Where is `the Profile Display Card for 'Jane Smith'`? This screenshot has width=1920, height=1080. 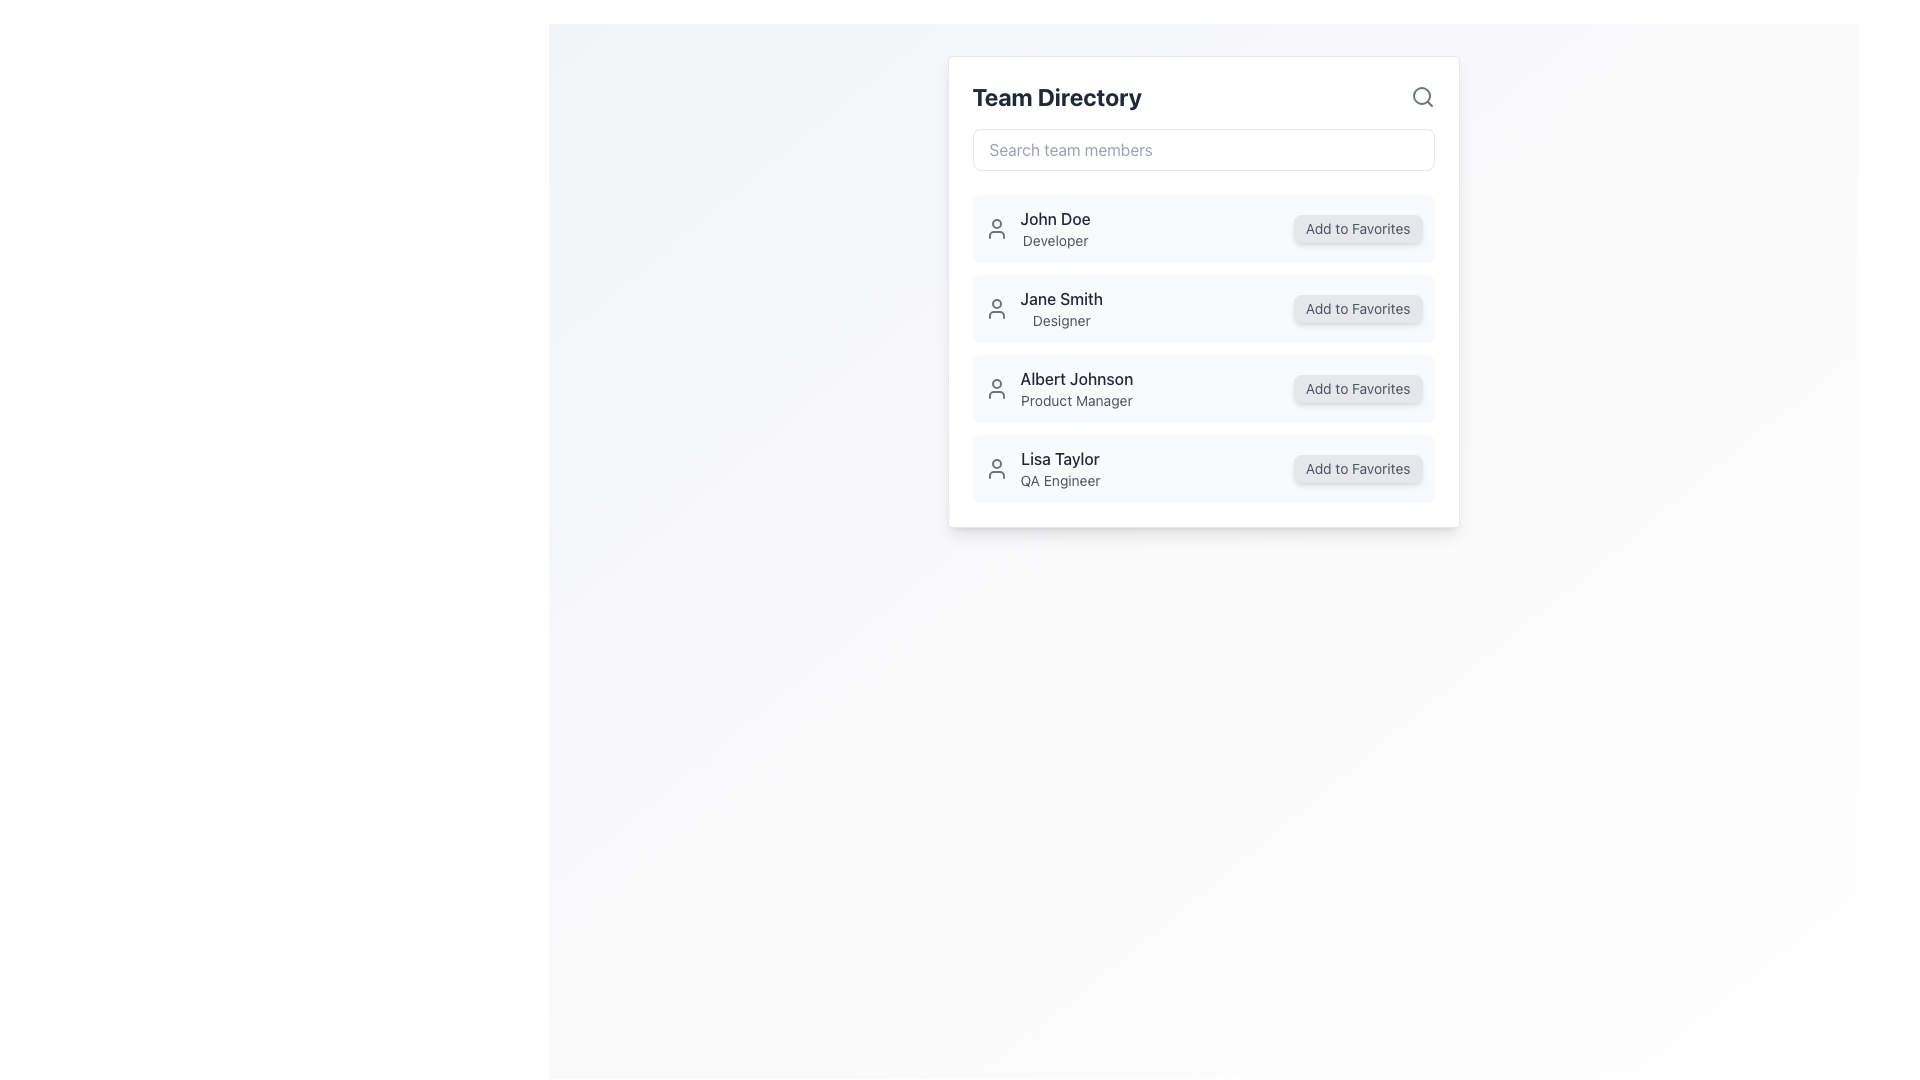
the Profile Display Card for 'Jane Smith' is located at coordinates (1202, 292).